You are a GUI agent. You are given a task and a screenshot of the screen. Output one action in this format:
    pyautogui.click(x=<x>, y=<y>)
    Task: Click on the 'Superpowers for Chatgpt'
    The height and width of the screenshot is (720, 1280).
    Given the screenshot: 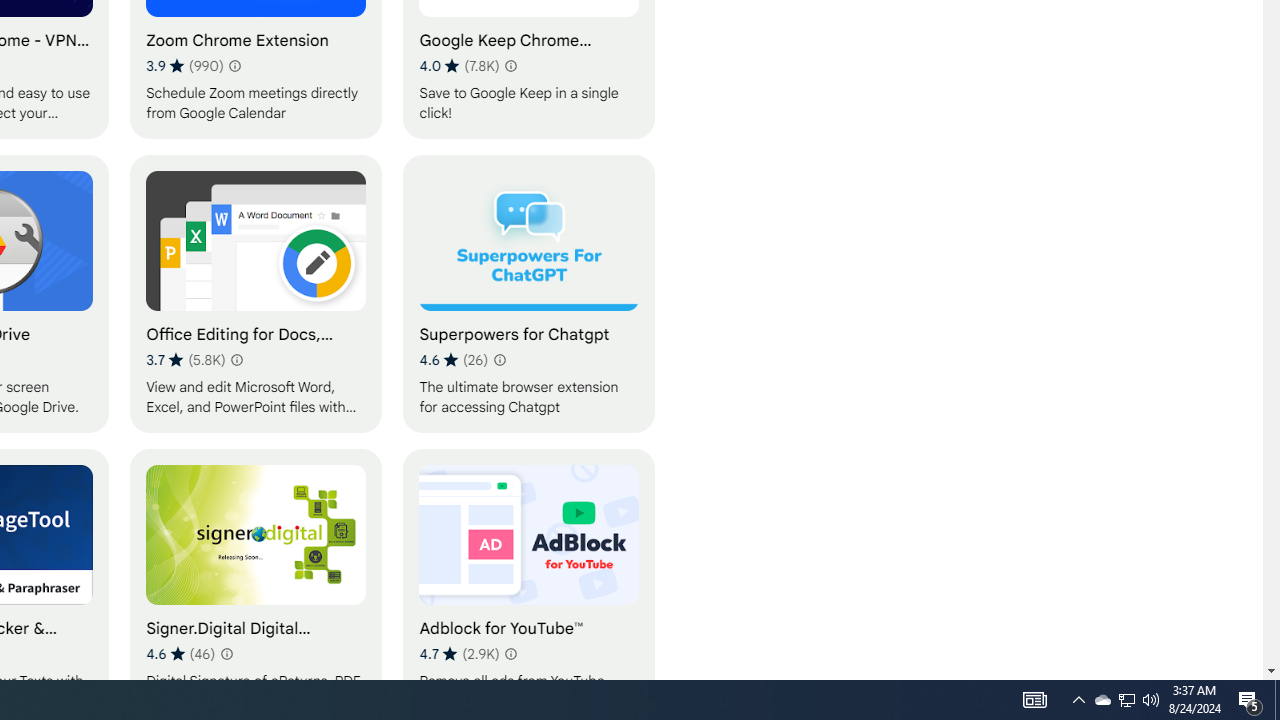 What is the action you would take?
    pyautogui.click(x=529, y=293)
    